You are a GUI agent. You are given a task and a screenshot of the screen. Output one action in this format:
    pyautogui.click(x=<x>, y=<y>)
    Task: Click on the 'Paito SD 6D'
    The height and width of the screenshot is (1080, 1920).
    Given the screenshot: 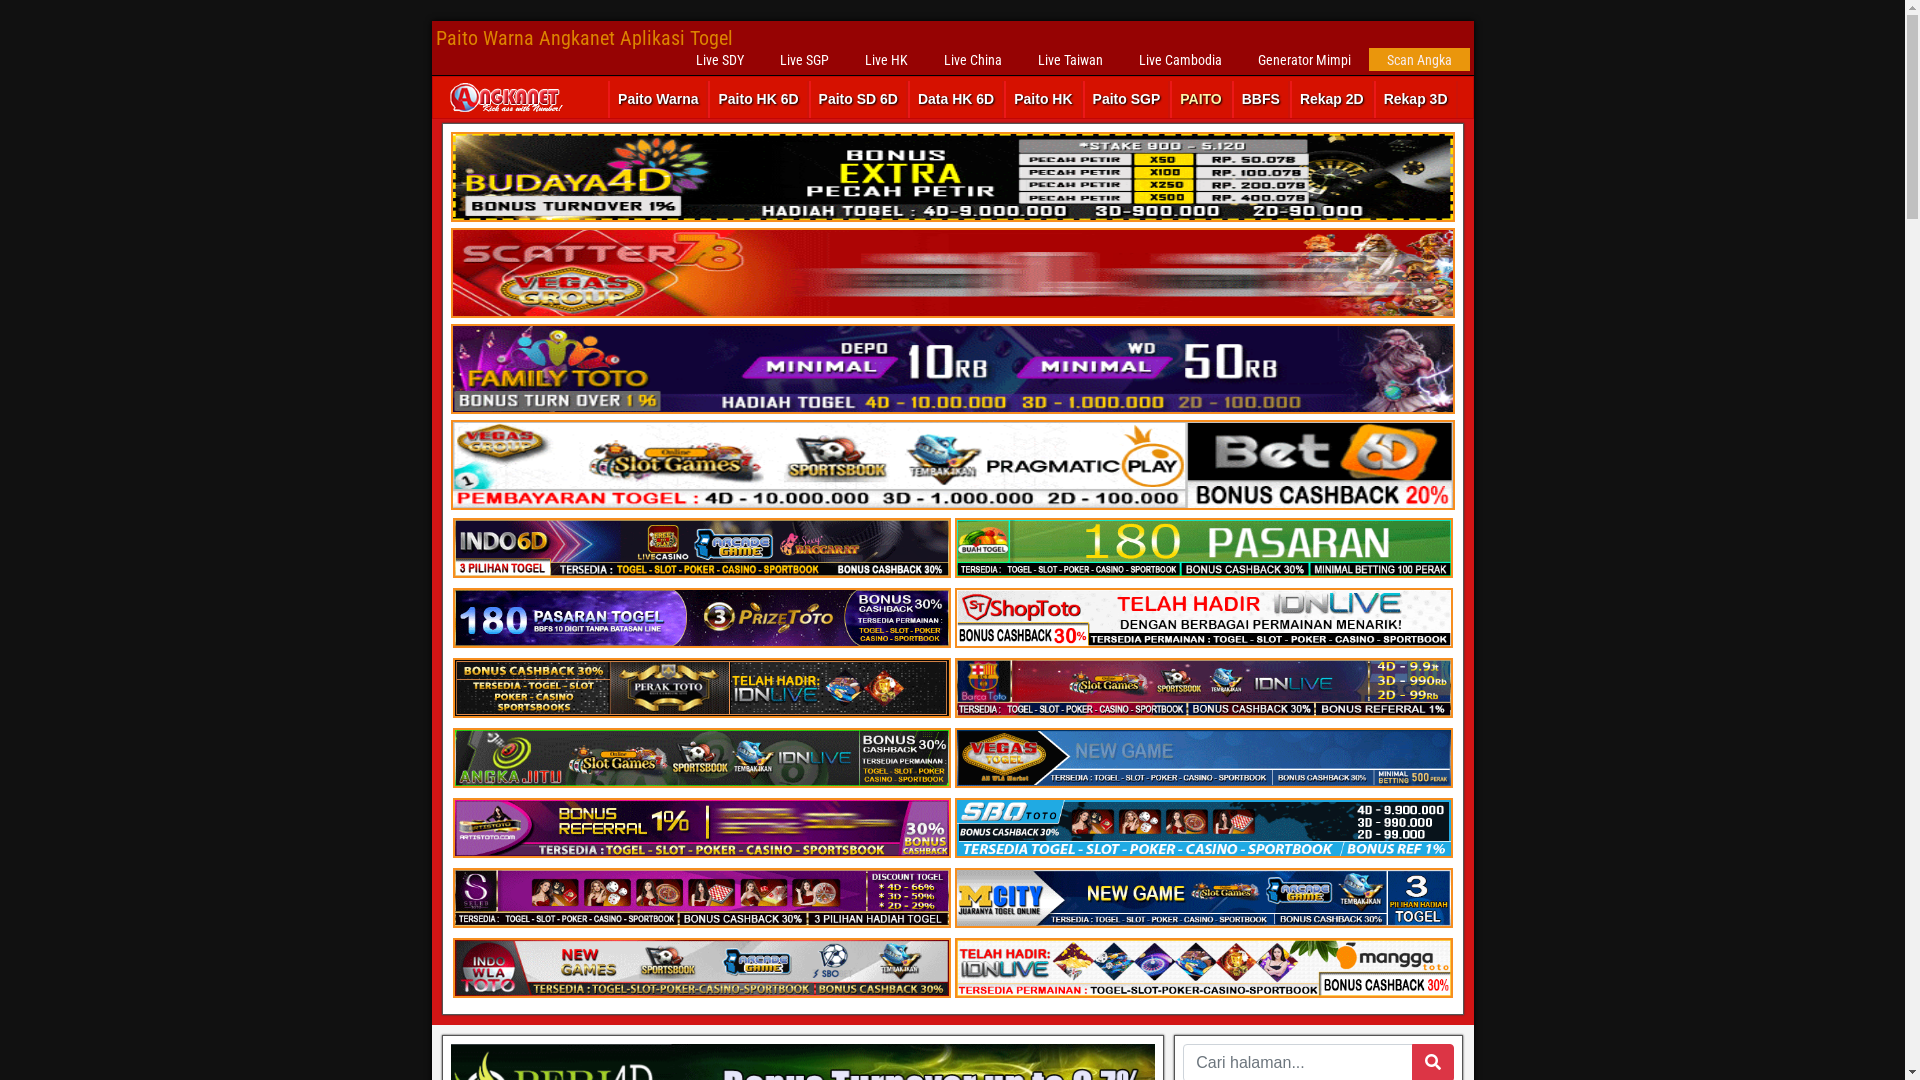 What is the action you would take?
    pyautogui.click(x=858, y=99)
    